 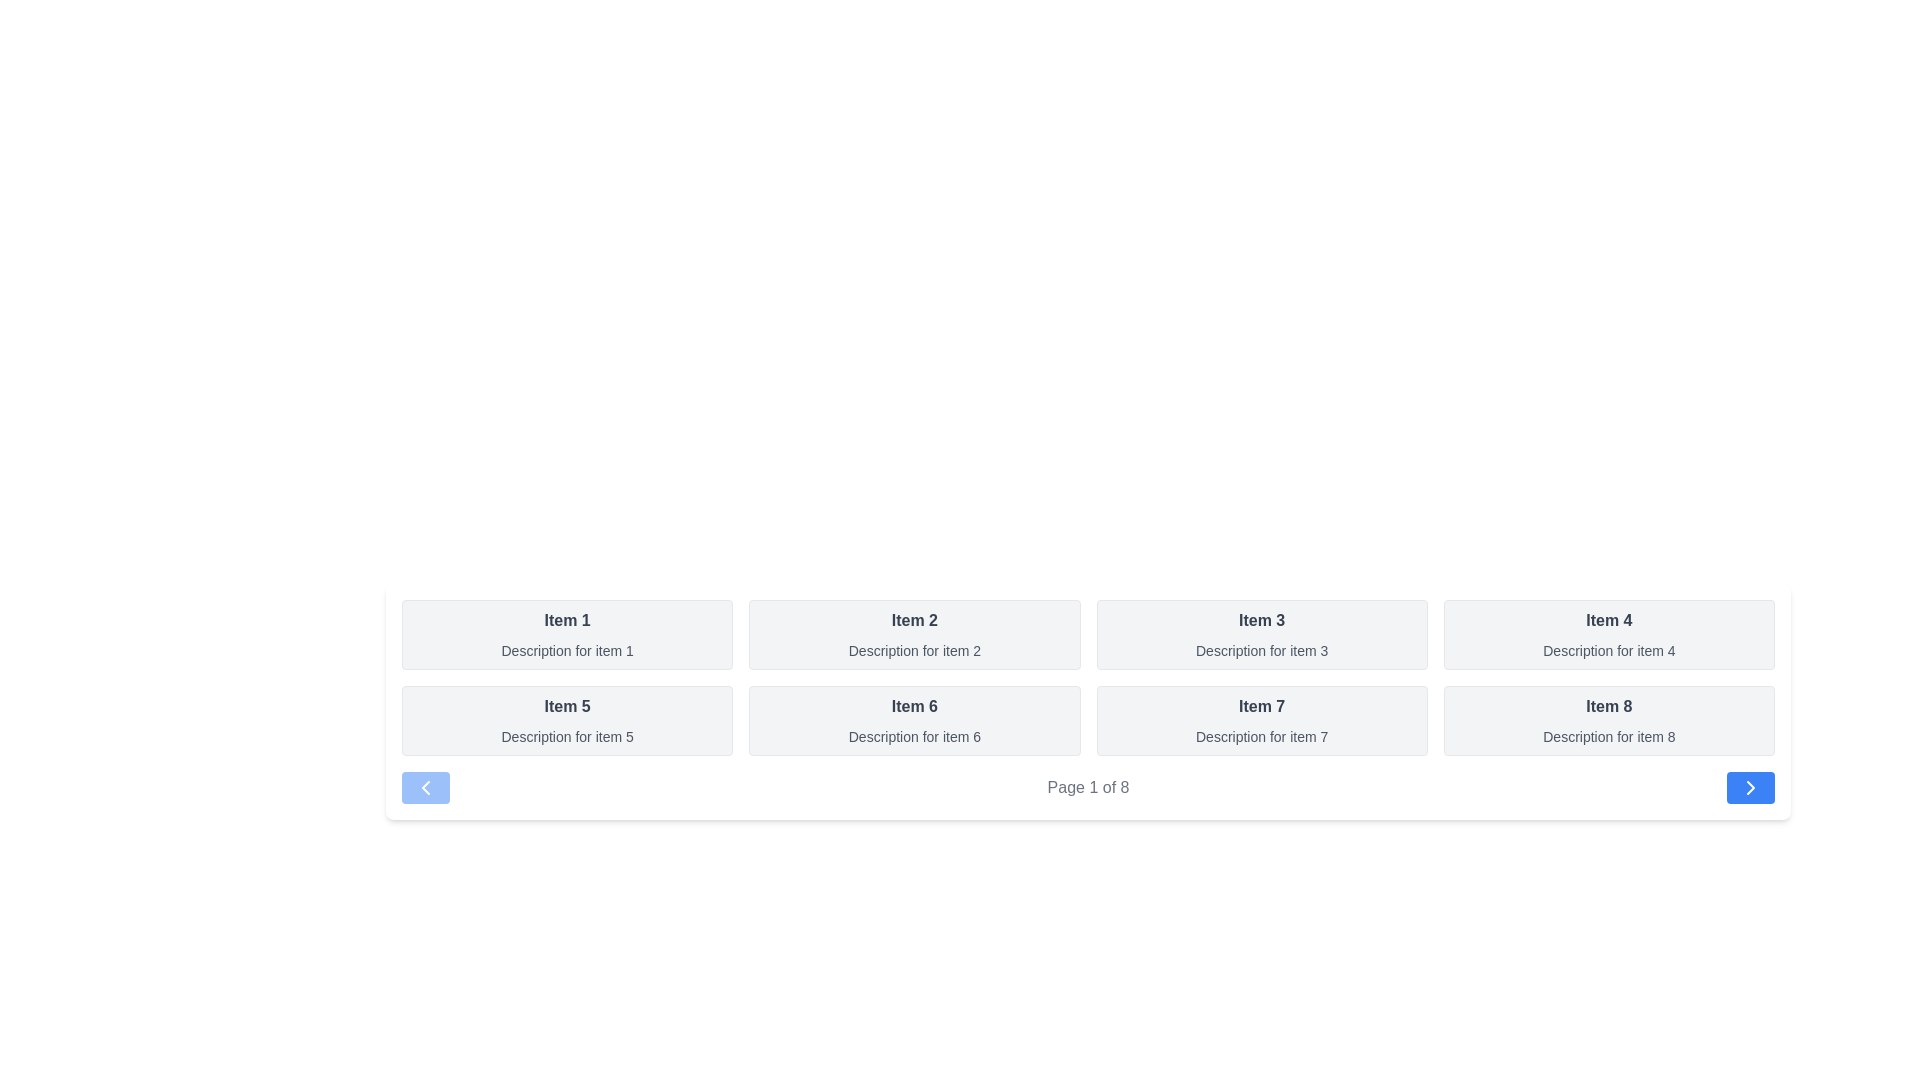 What do you see at coordinates (1087, 786) in the screenshot?
I see `the static text element that displays the current page number and total pages, located at the center of the pagination bar at the bottom of the interface` at bounding box center [1087, 786].